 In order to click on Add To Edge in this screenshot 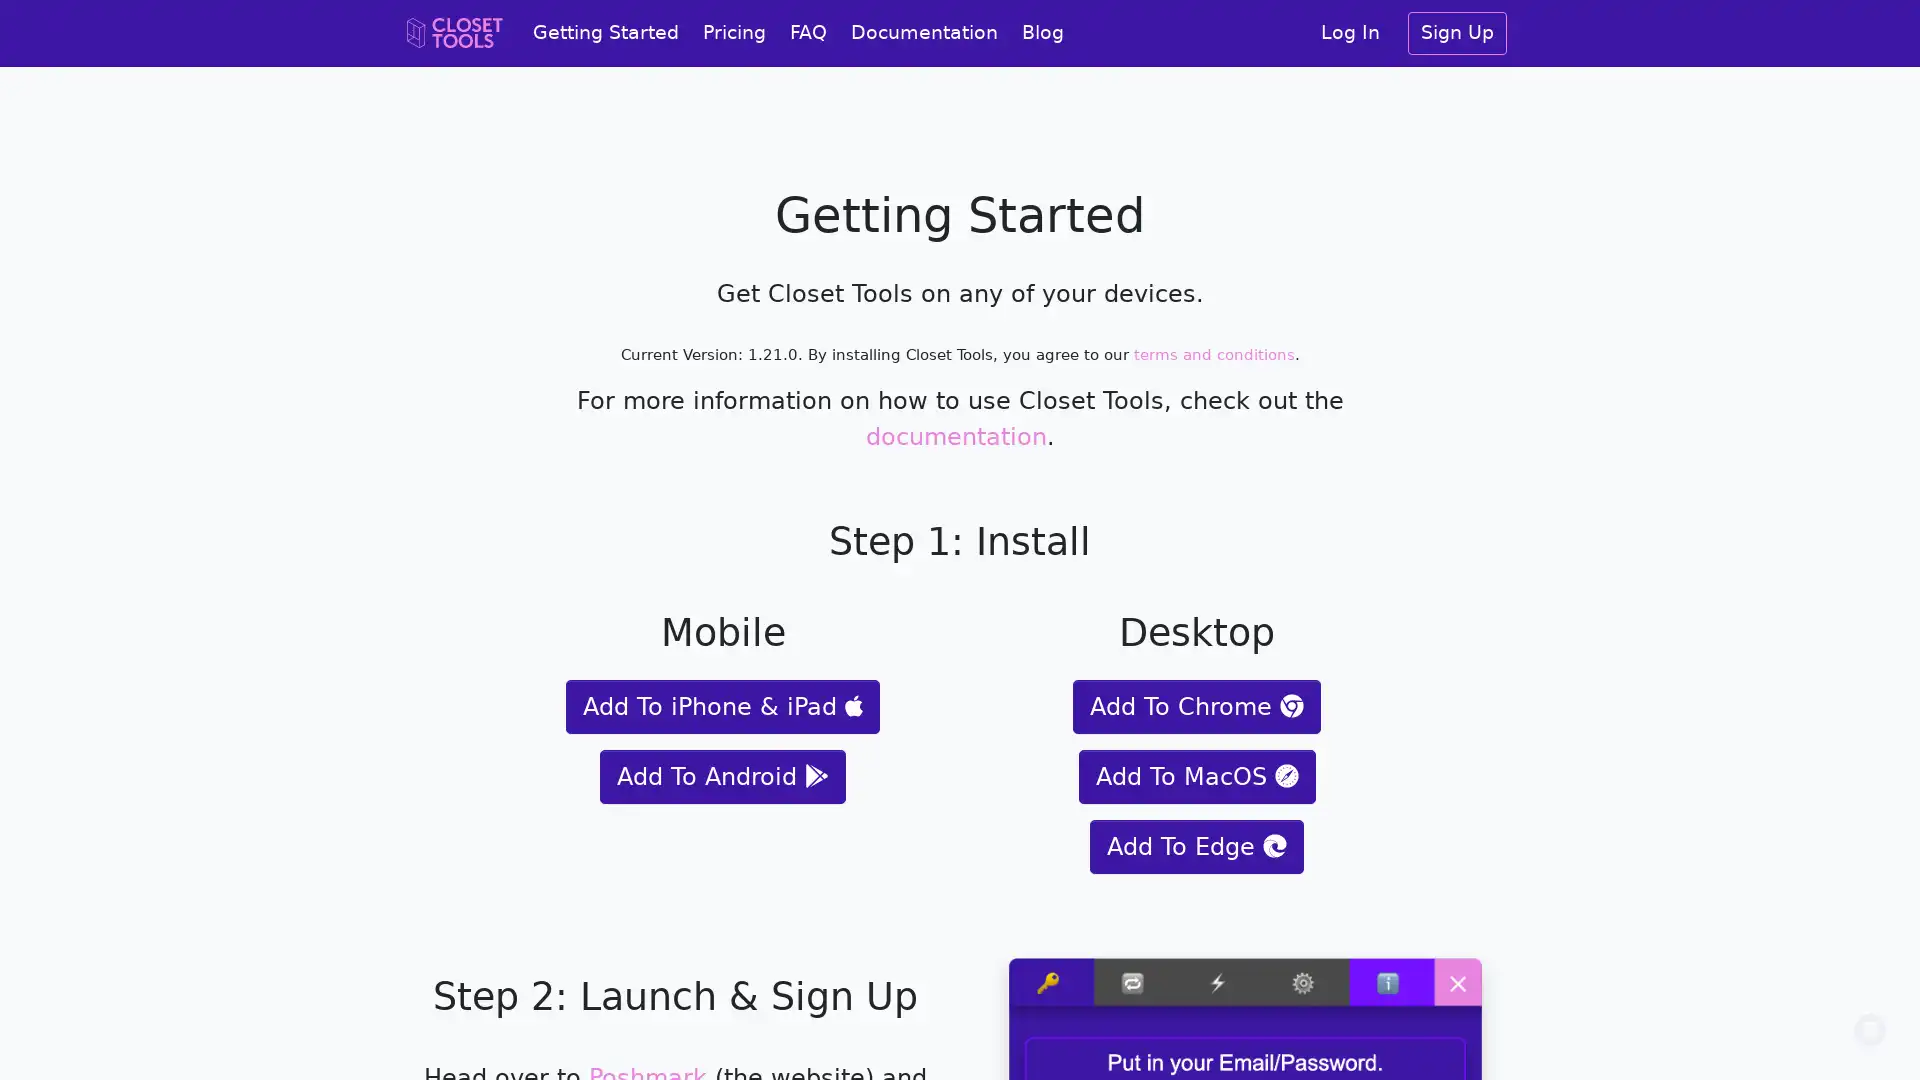, I will do `click(1196, 845)`.